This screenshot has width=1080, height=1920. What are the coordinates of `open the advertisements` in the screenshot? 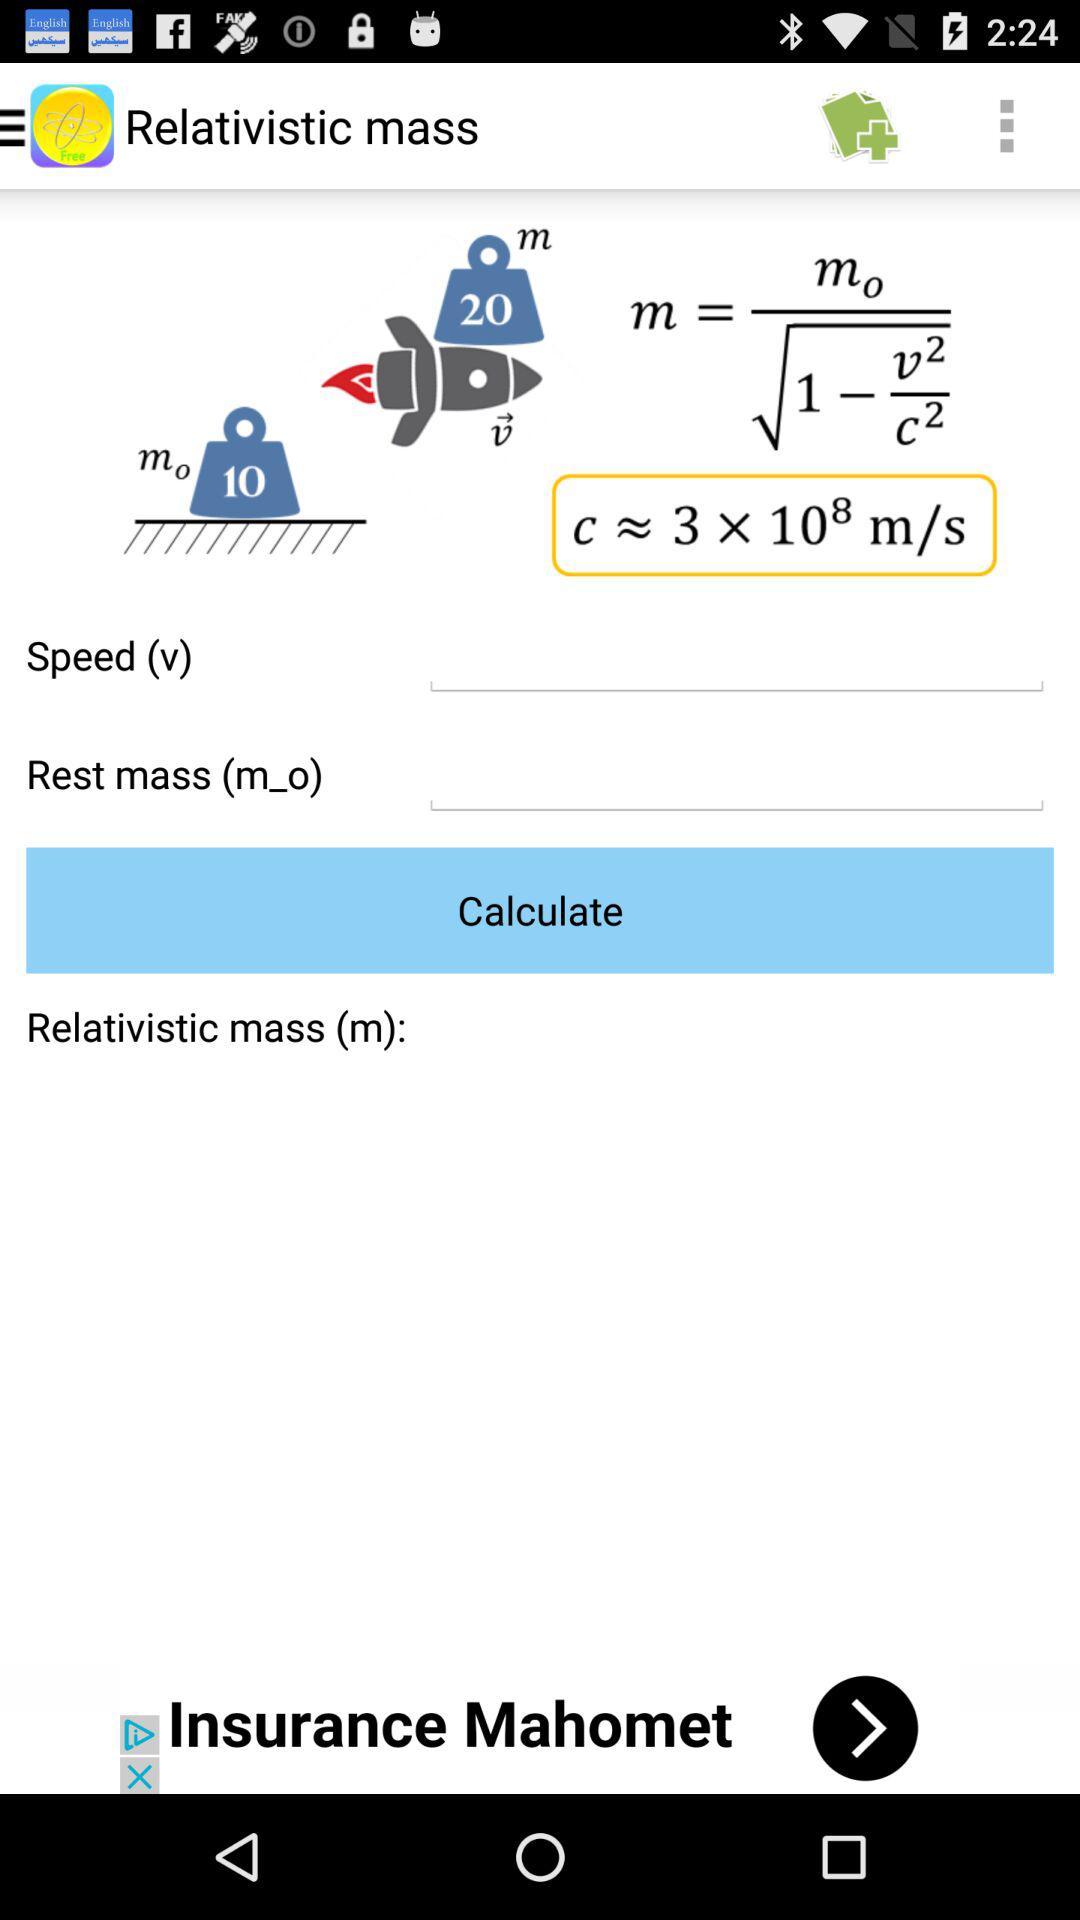 It's located at (540, 1727).